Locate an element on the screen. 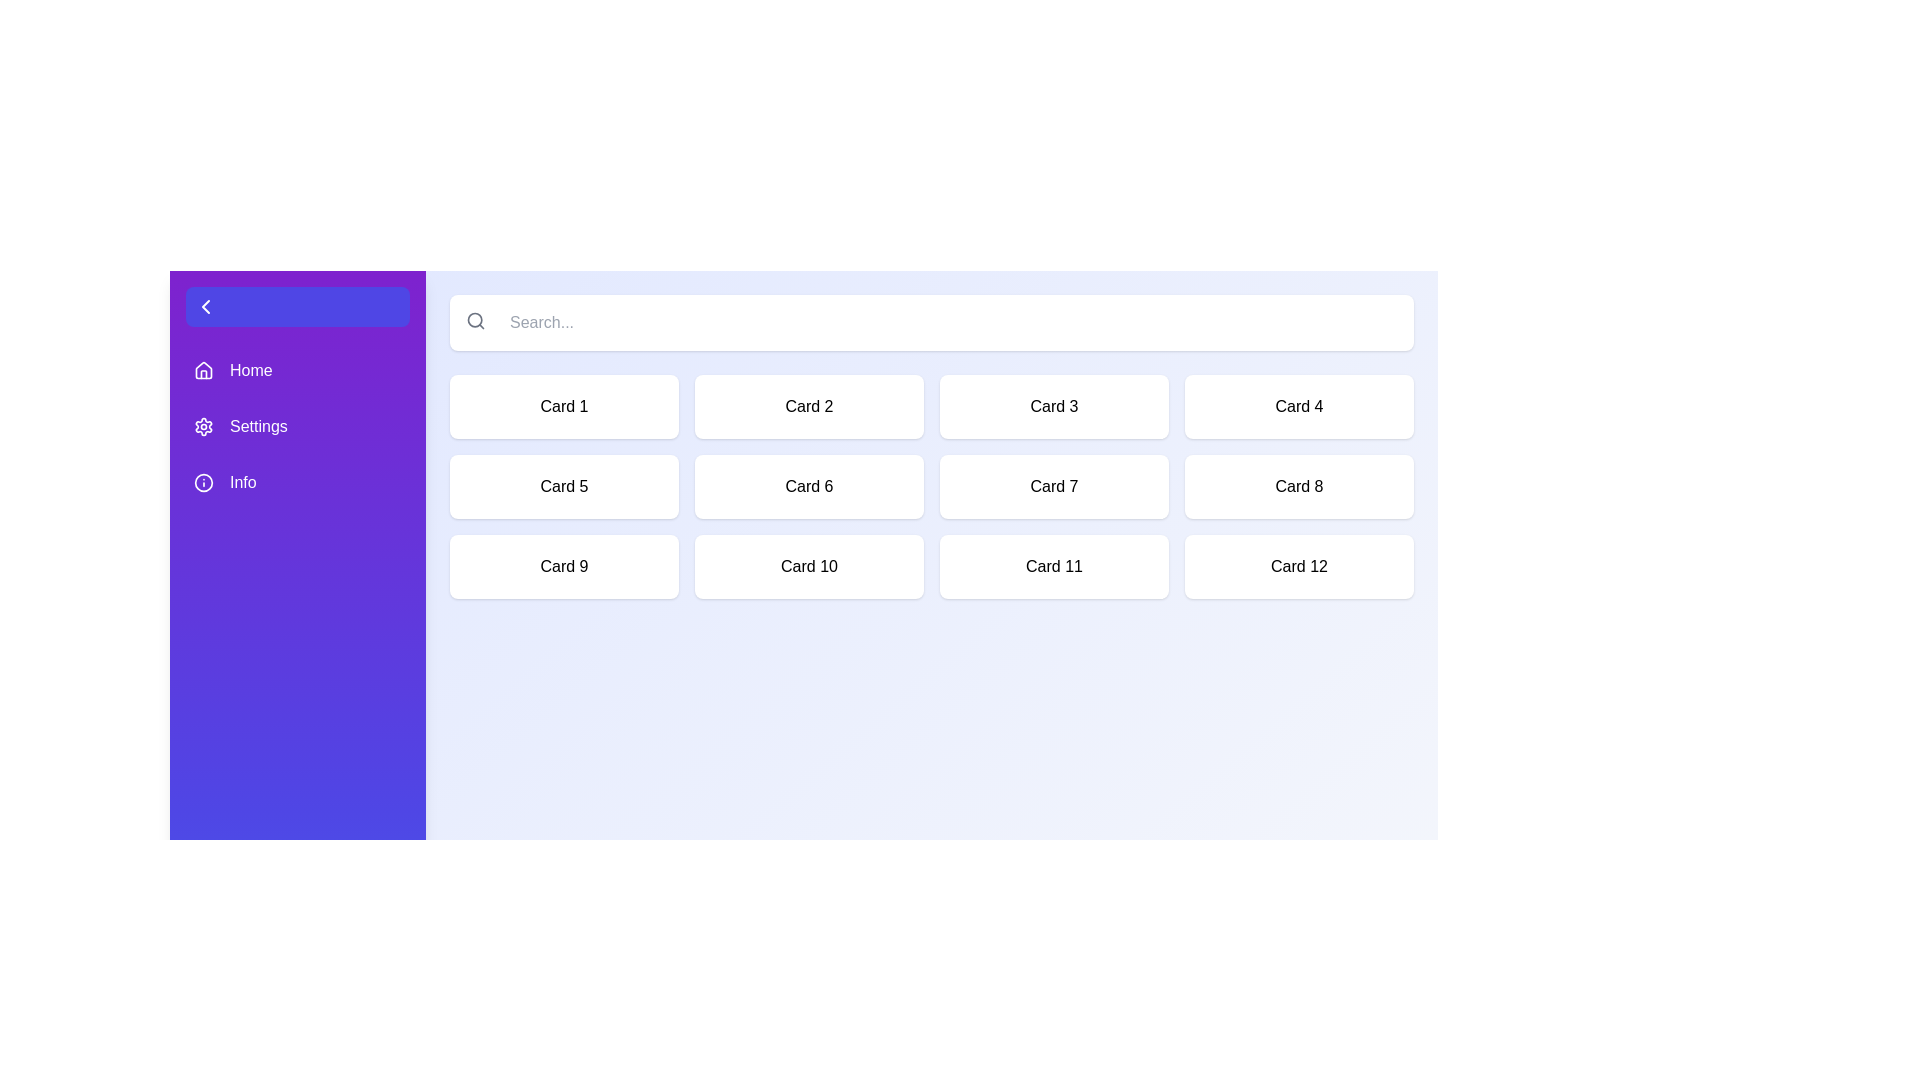 Image resolution: width=1920 pixels, height=1080 pixels. the navigation item Home is located at coordinates (296, 370).